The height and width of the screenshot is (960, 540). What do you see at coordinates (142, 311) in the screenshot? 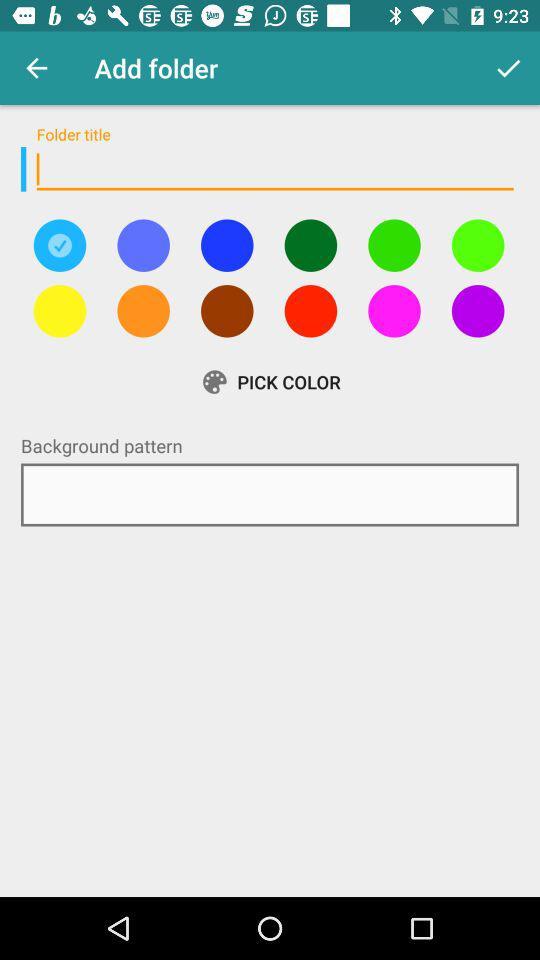
I see `to add orange color` at bounding box center [142, 311].